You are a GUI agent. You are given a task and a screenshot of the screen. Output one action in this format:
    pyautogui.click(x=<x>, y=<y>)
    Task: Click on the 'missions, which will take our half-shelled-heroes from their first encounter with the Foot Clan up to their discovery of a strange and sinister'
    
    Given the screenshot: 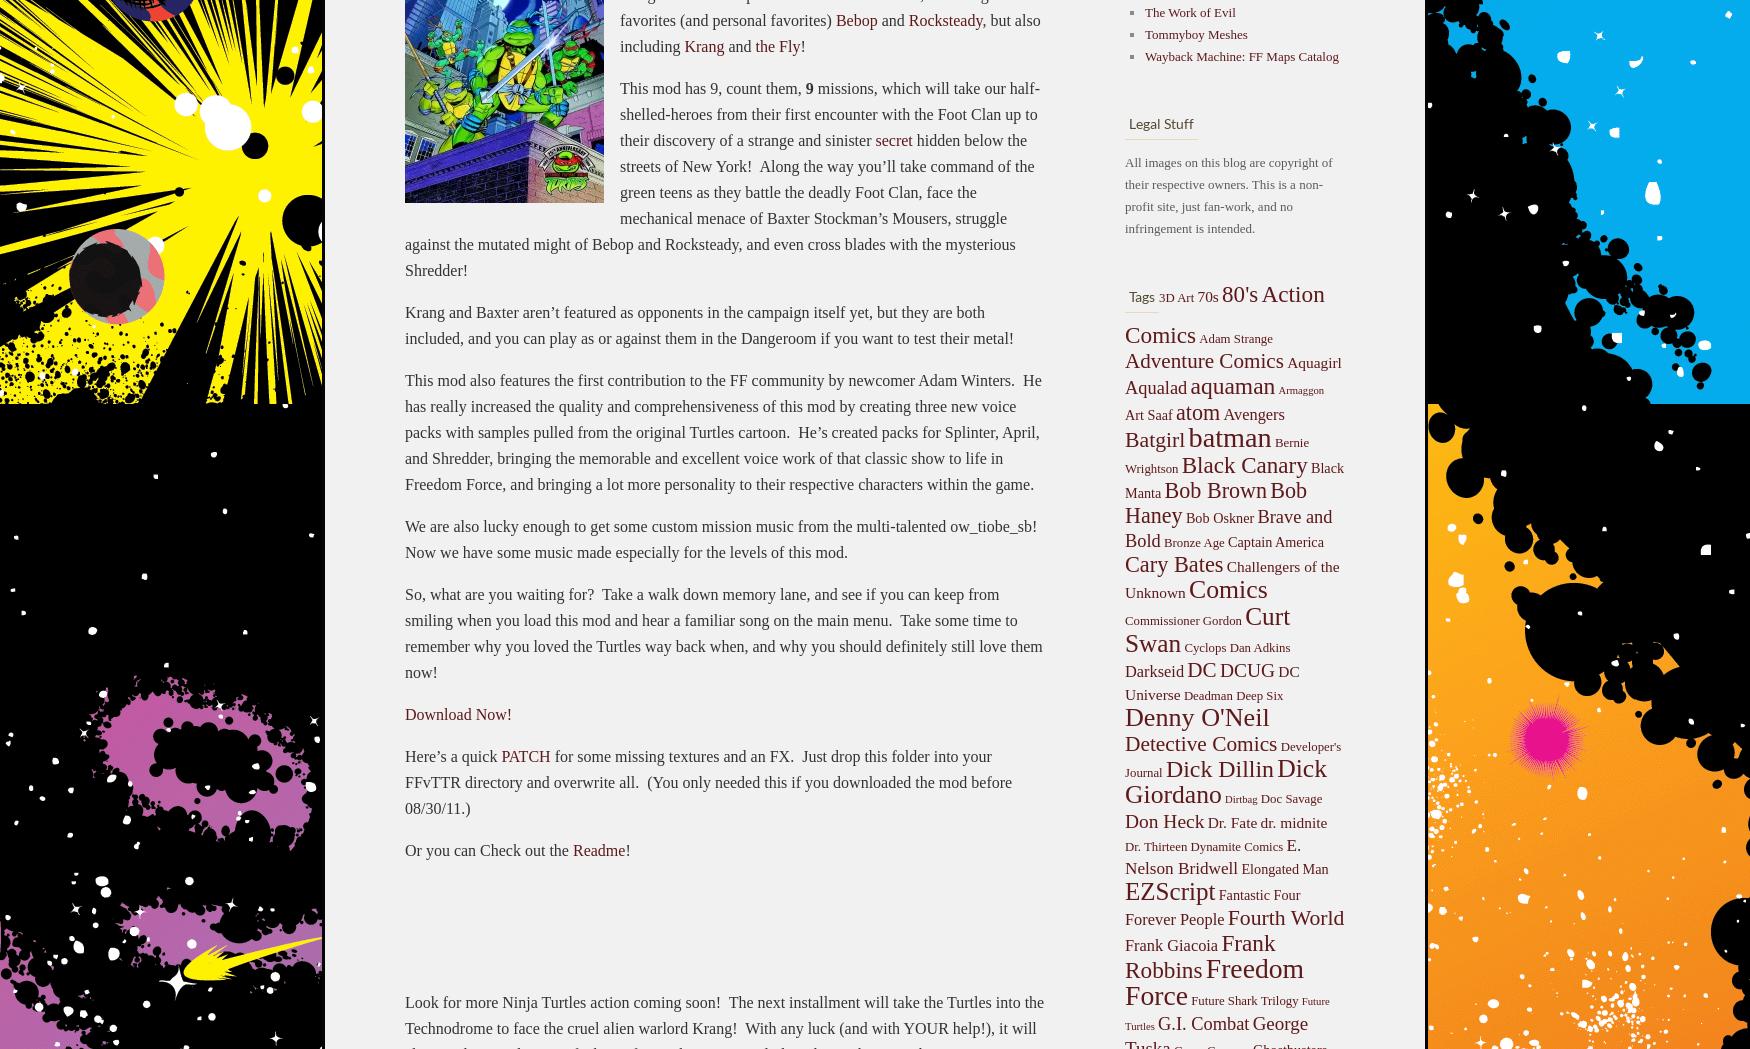 What is the action you would take?
    pyautogui.click(x=829, y=112)
    